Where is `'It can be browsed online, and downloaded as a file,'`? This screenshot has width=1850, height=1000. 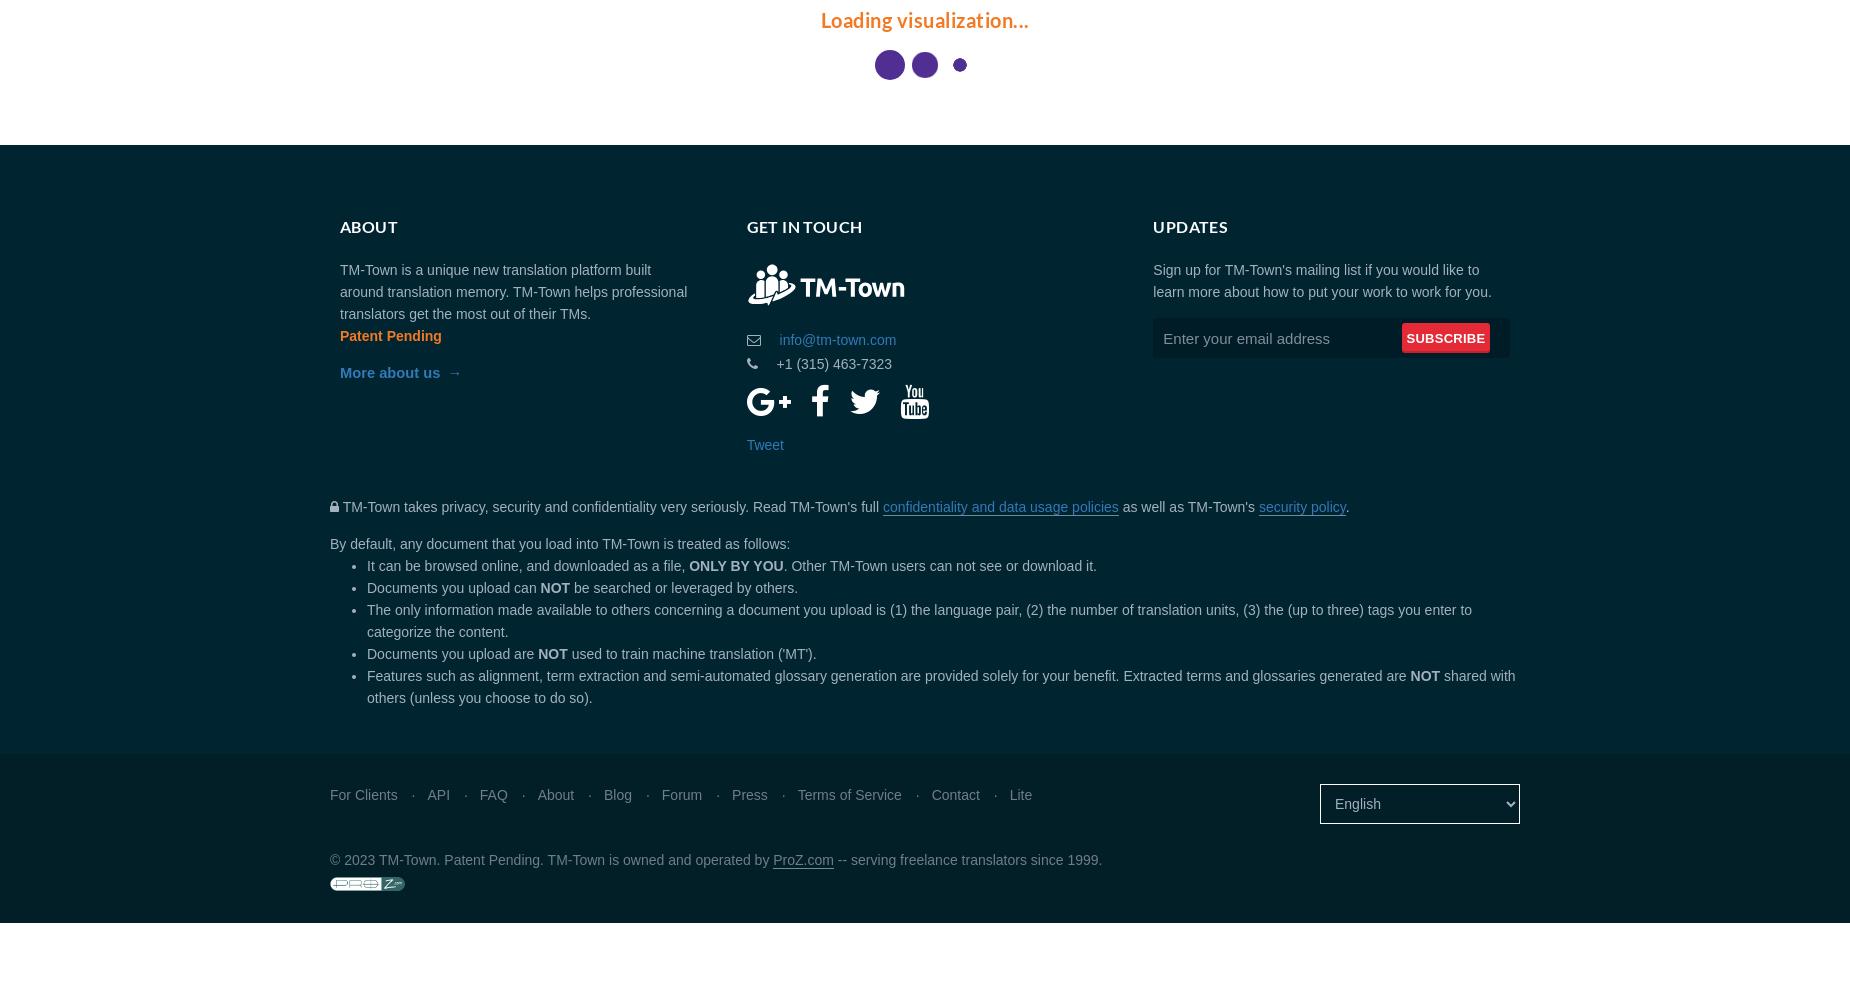 'It can be browsed online, and downloaded as a file,' is located at coordinates (527, 565).